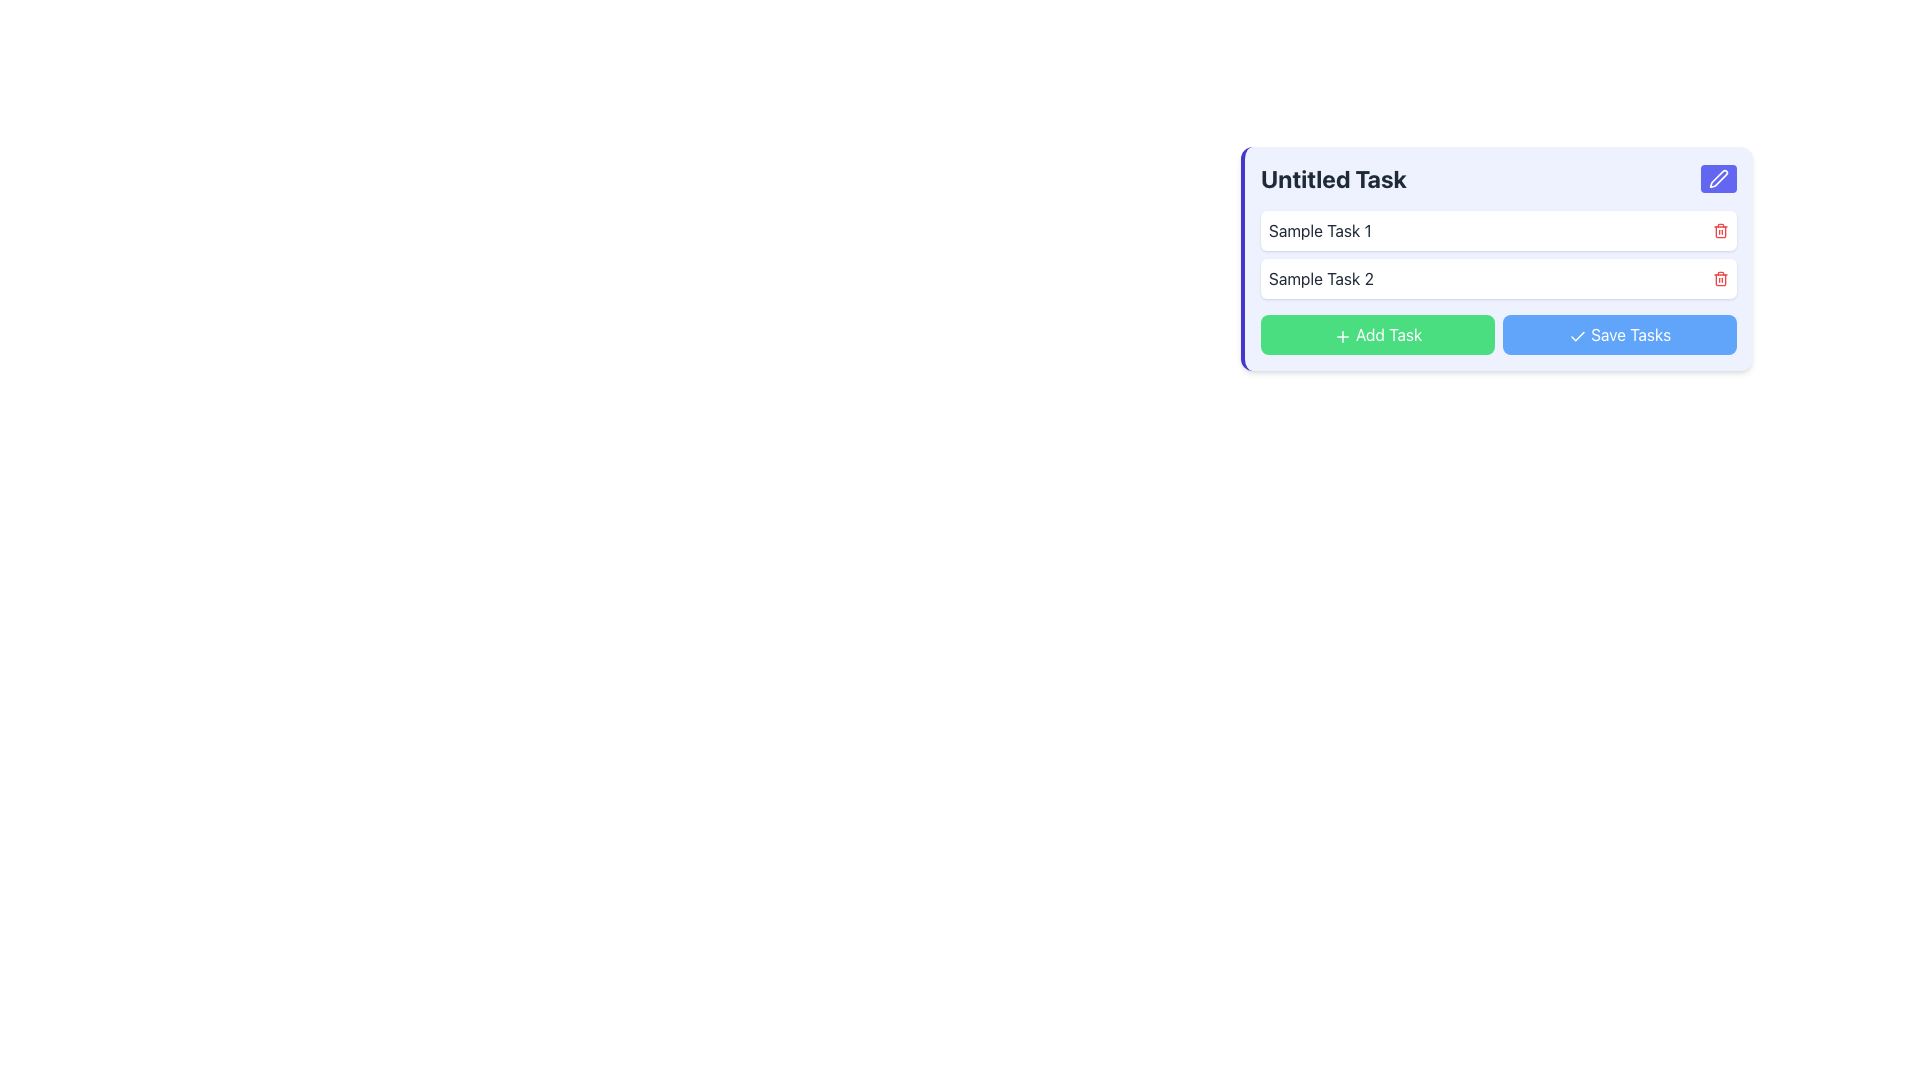  Describe the element at coordinates (1717, 176) in the screenshot. I see `the pen-shaped icon located in the top-right corner of the task panel` at that location.